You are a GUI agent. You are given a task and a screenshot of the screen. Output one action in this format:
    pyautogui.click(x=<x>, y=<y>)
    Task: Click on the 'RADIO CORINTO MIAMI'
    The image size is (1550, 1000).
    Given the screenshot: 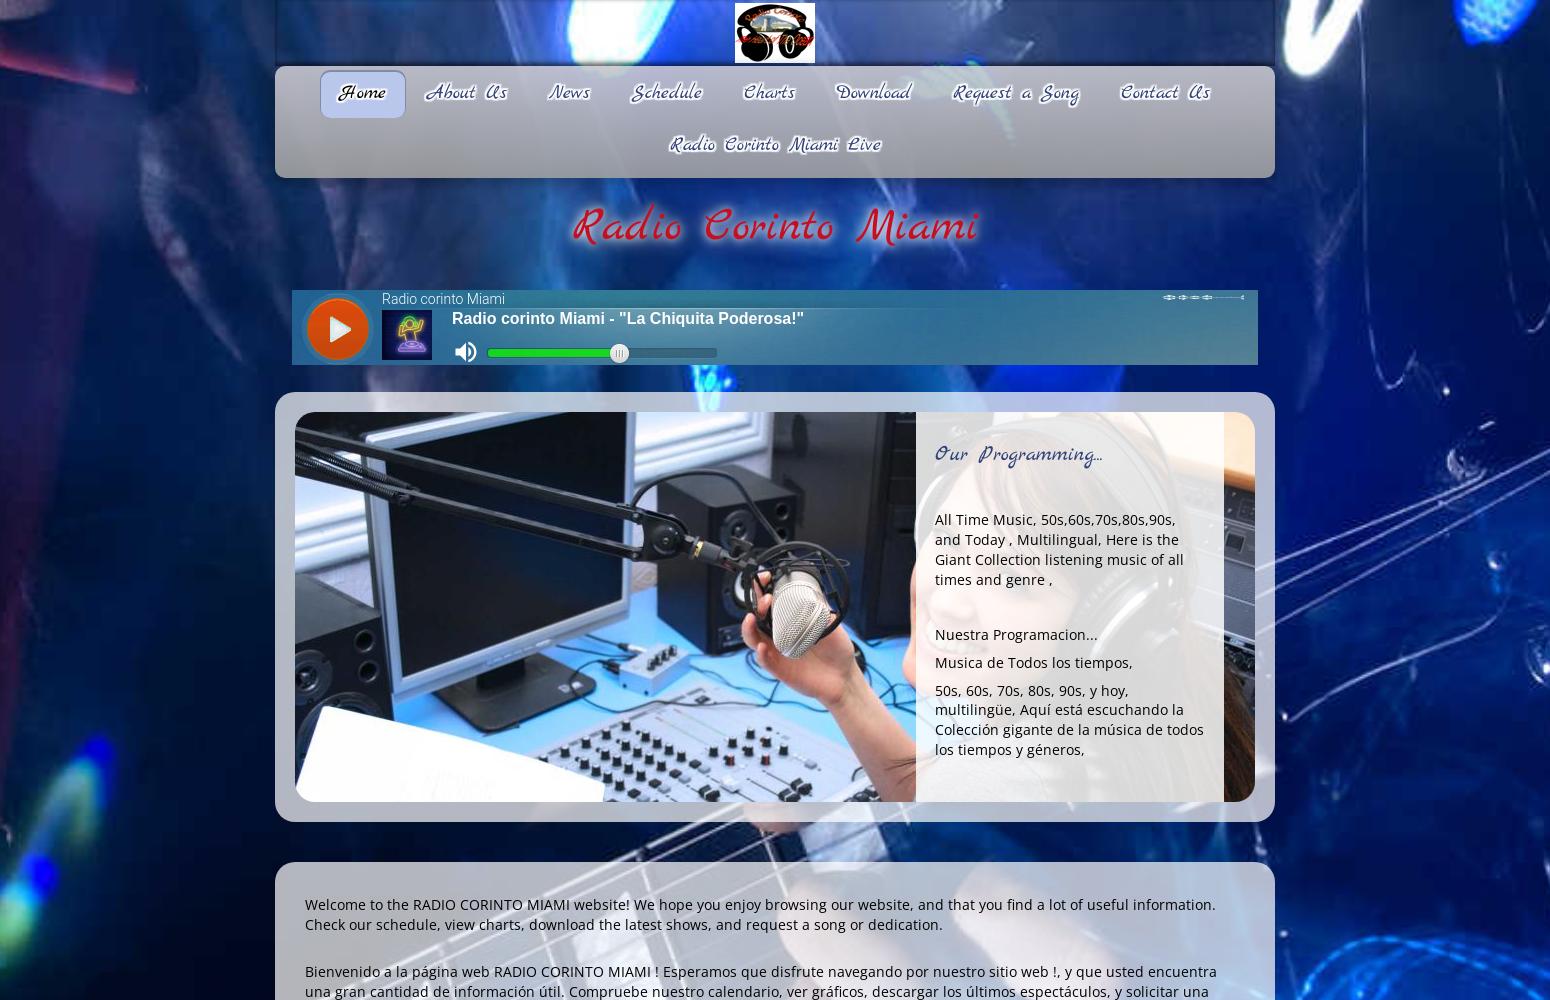 What is the action you would take?
    pyautogui.click(x=572, y=970)
    